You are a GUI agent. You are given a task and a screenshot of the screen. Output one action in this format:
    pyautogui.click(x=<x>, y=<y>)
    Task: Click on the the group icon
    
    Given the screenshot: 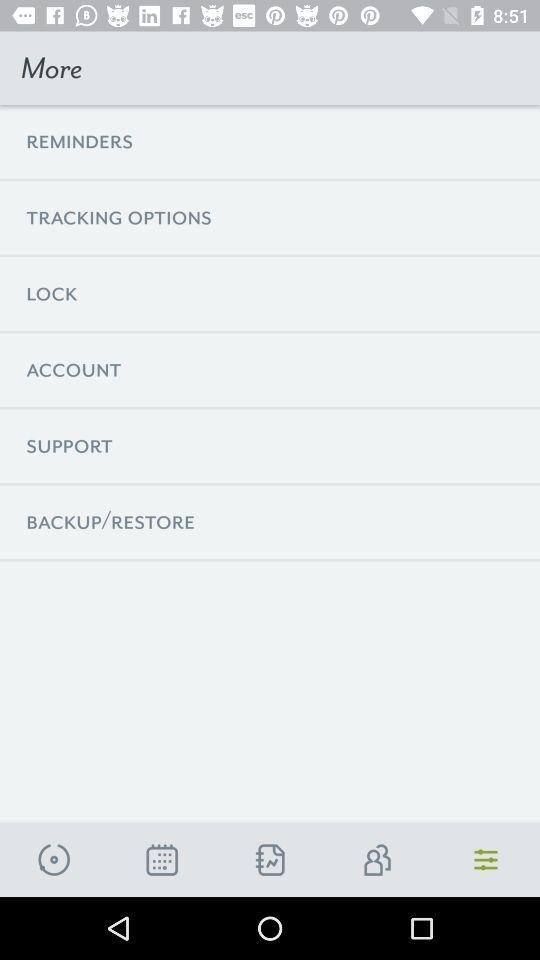 What is the action you would take?
    pyautogui.click(x=378, y=859)
    